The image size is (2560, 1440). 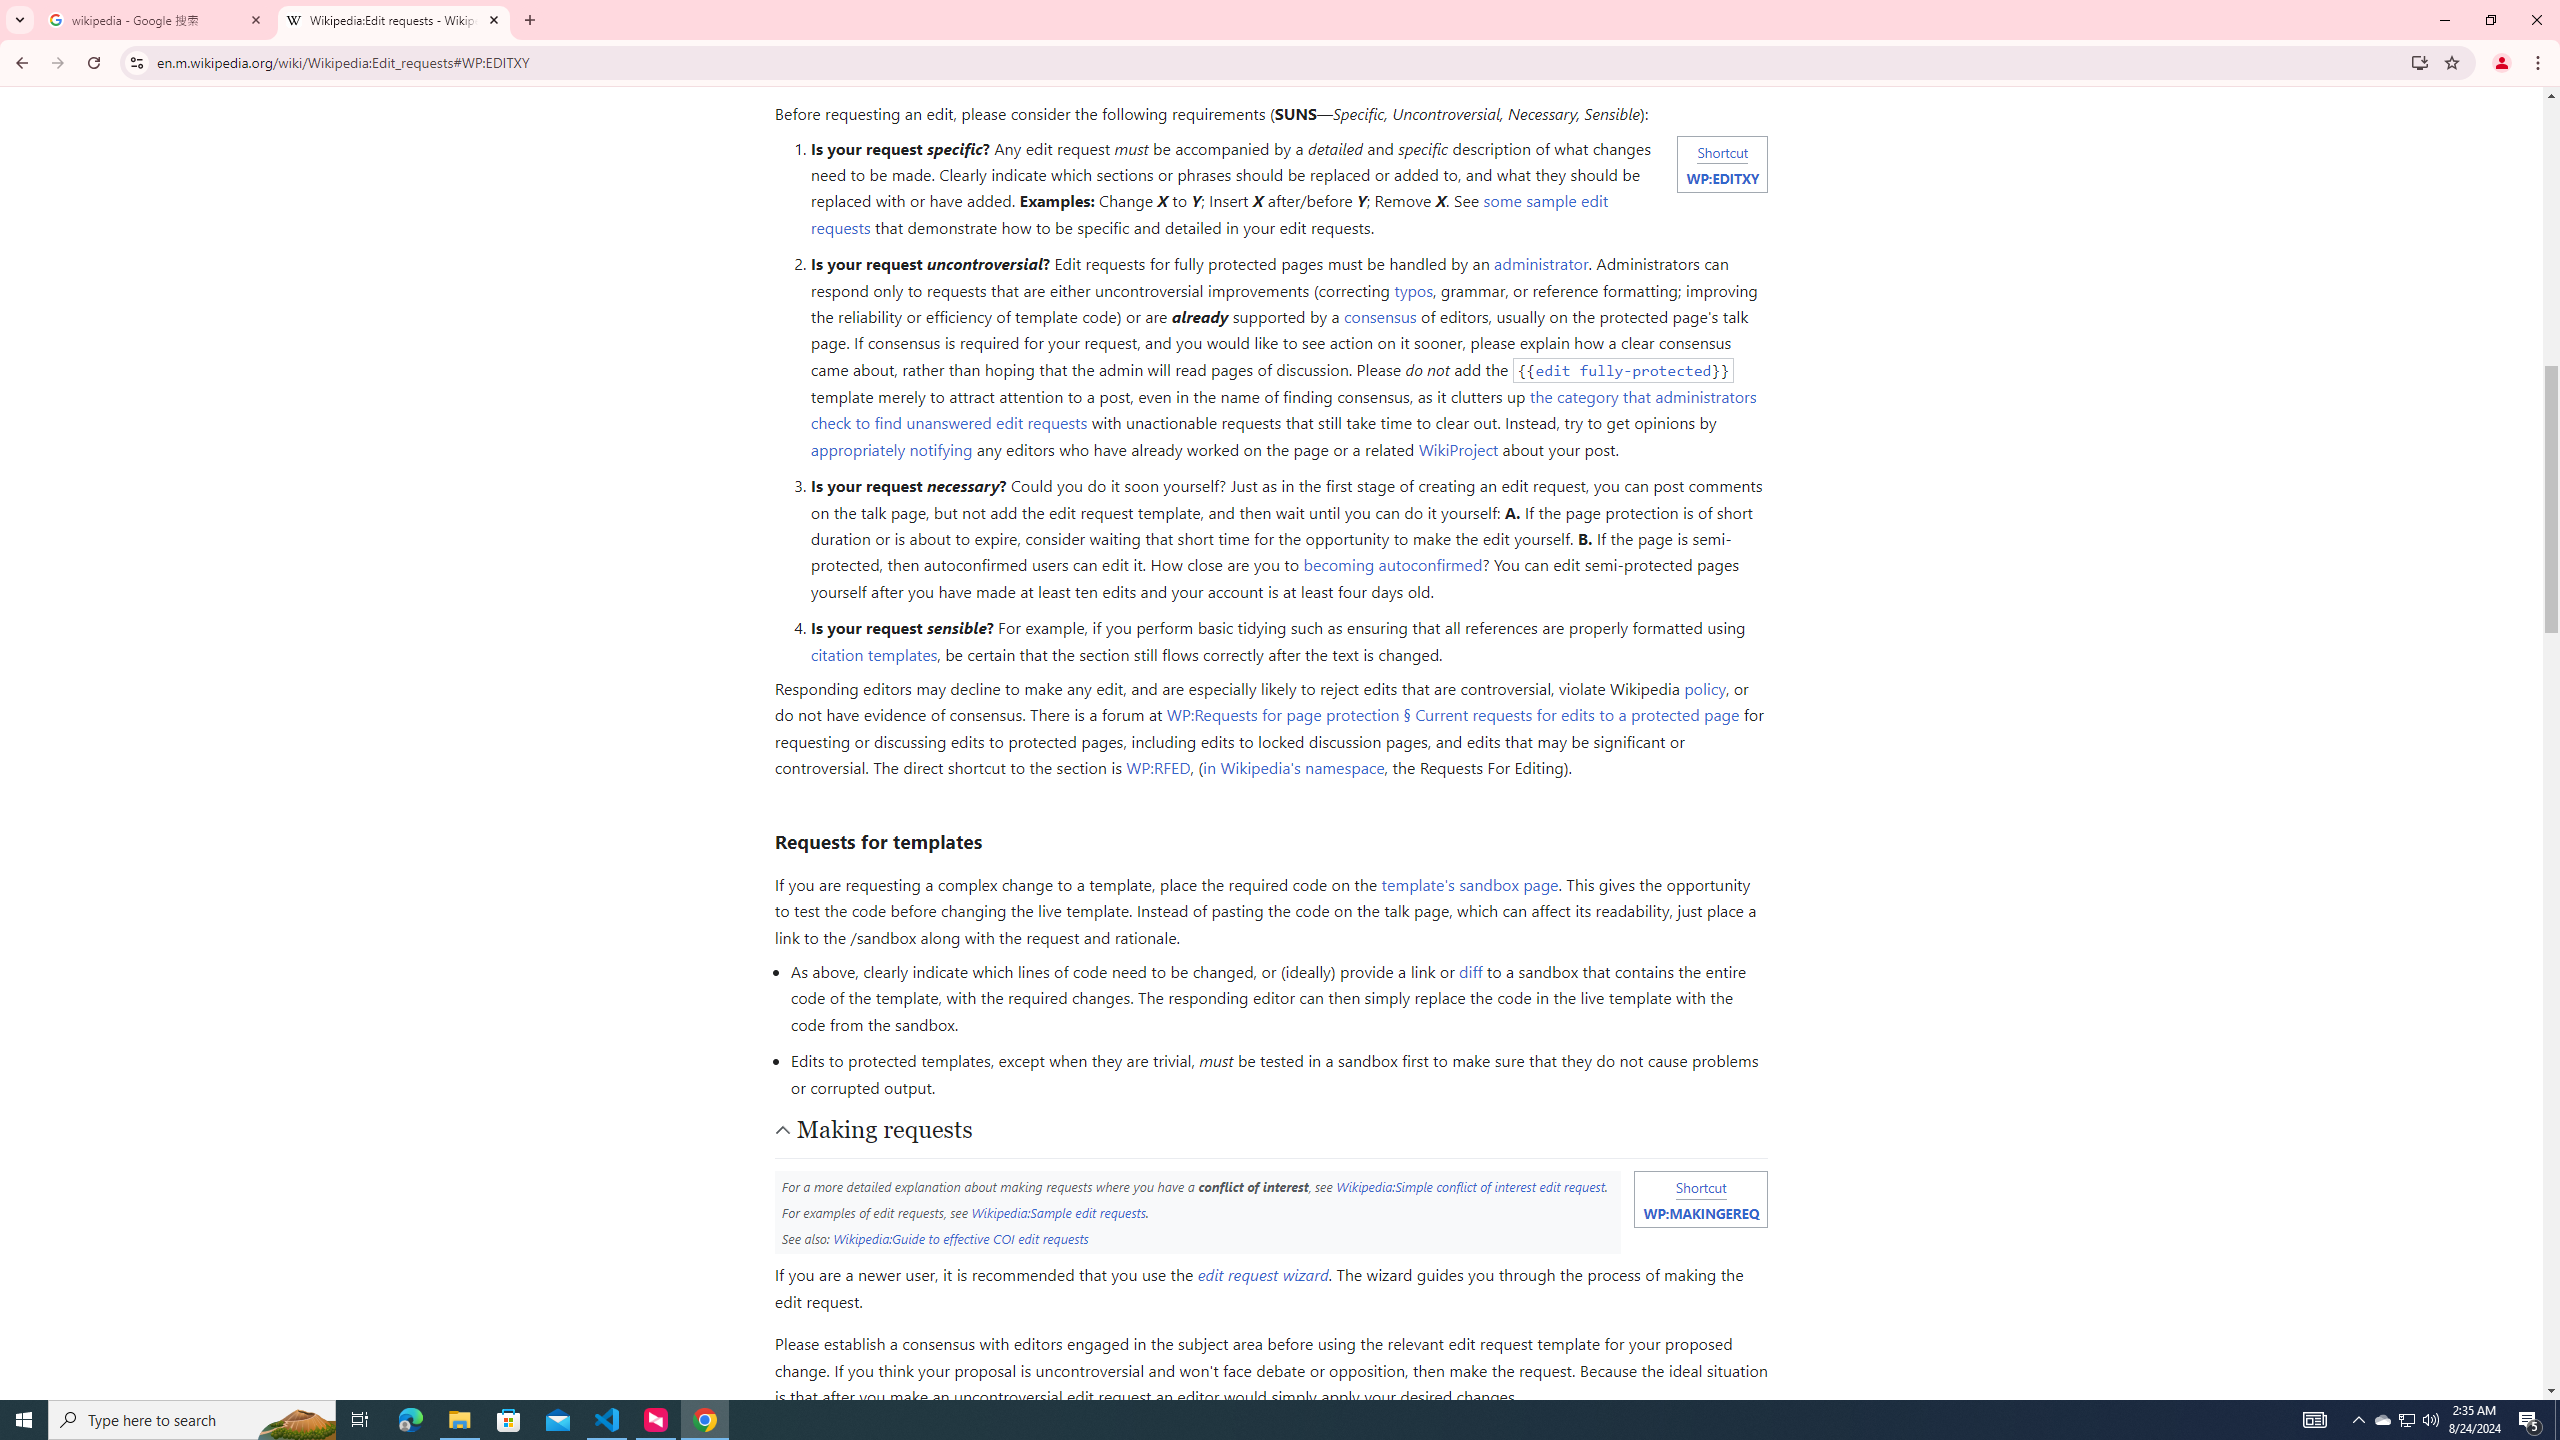 What do you see at coordinates (2420, 61) in the screenshot?
I see `'Install Wikipedia'` at bounding box center [2420, 61].